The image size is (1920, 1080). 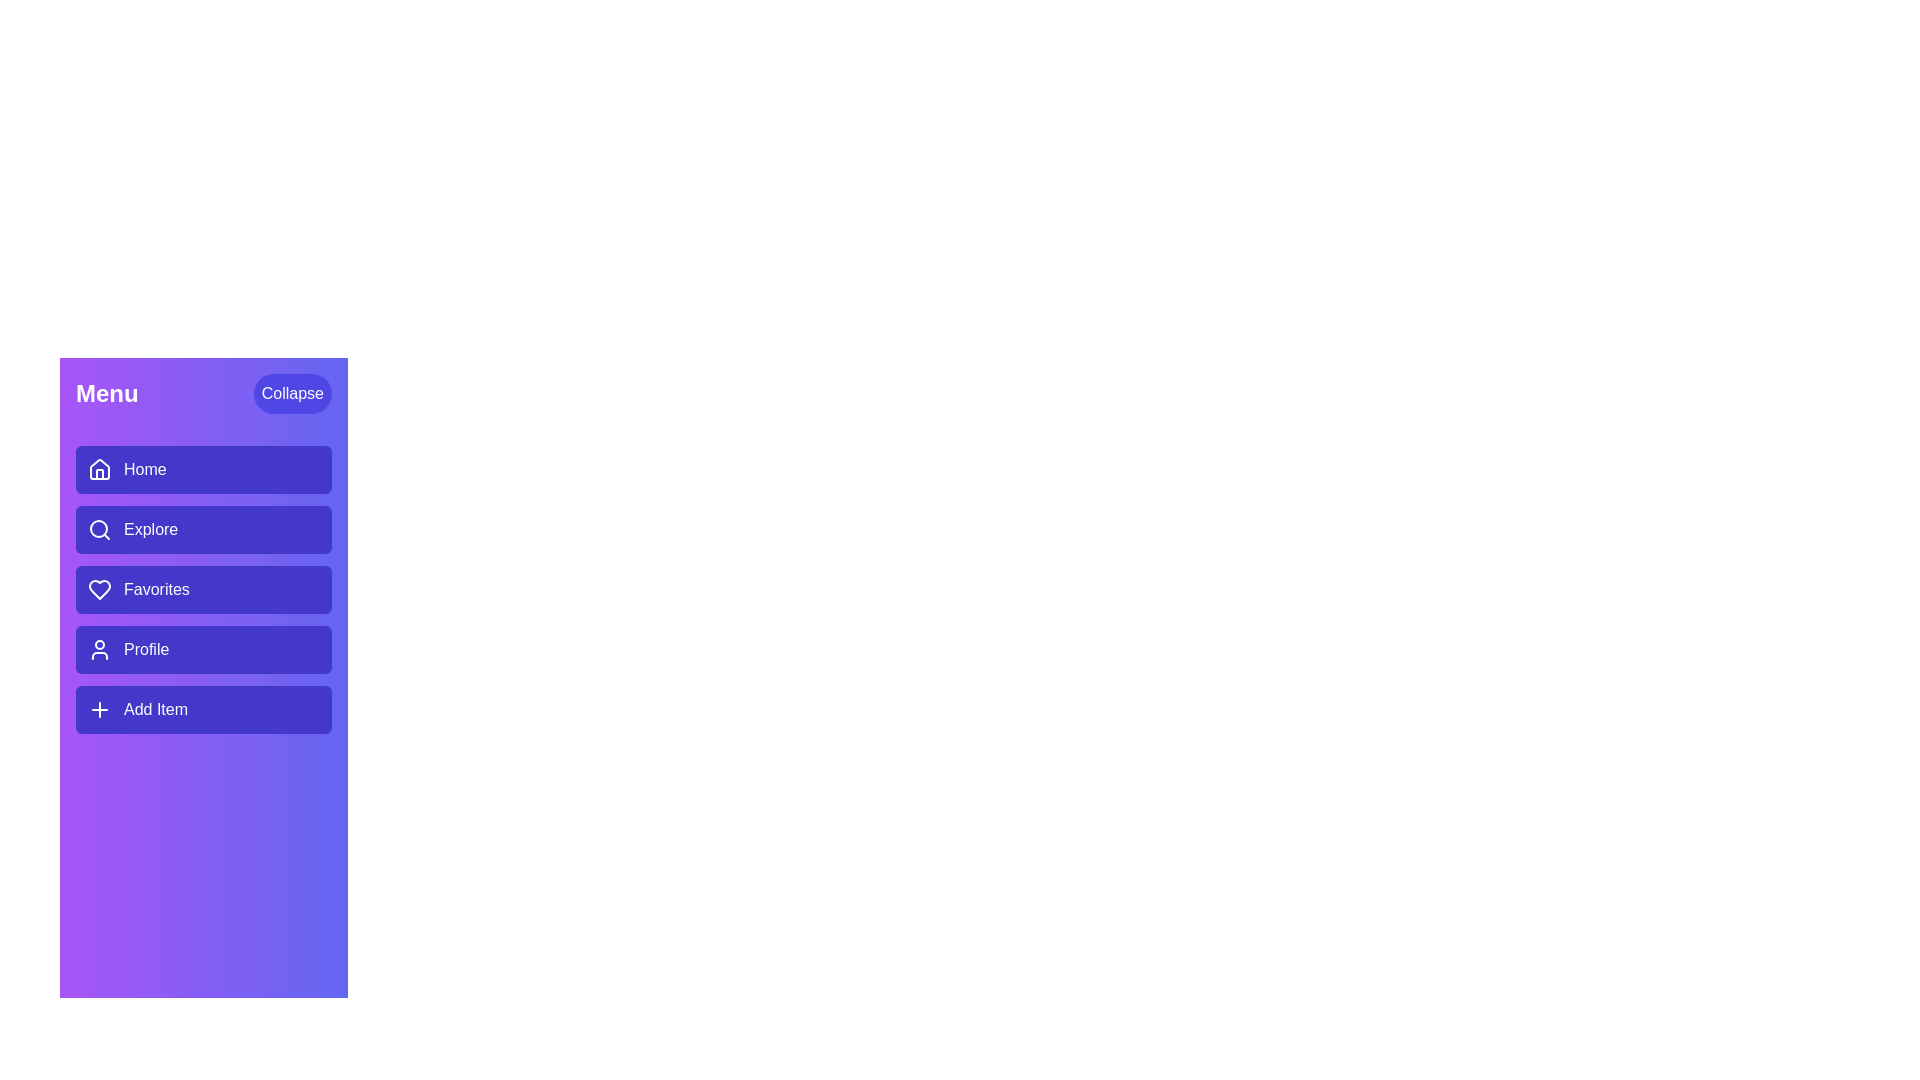 What do you see at coordinates (203, 650) in the screenshot?
I see `the menu item labeled Profile` at bounding box center [203, 650].